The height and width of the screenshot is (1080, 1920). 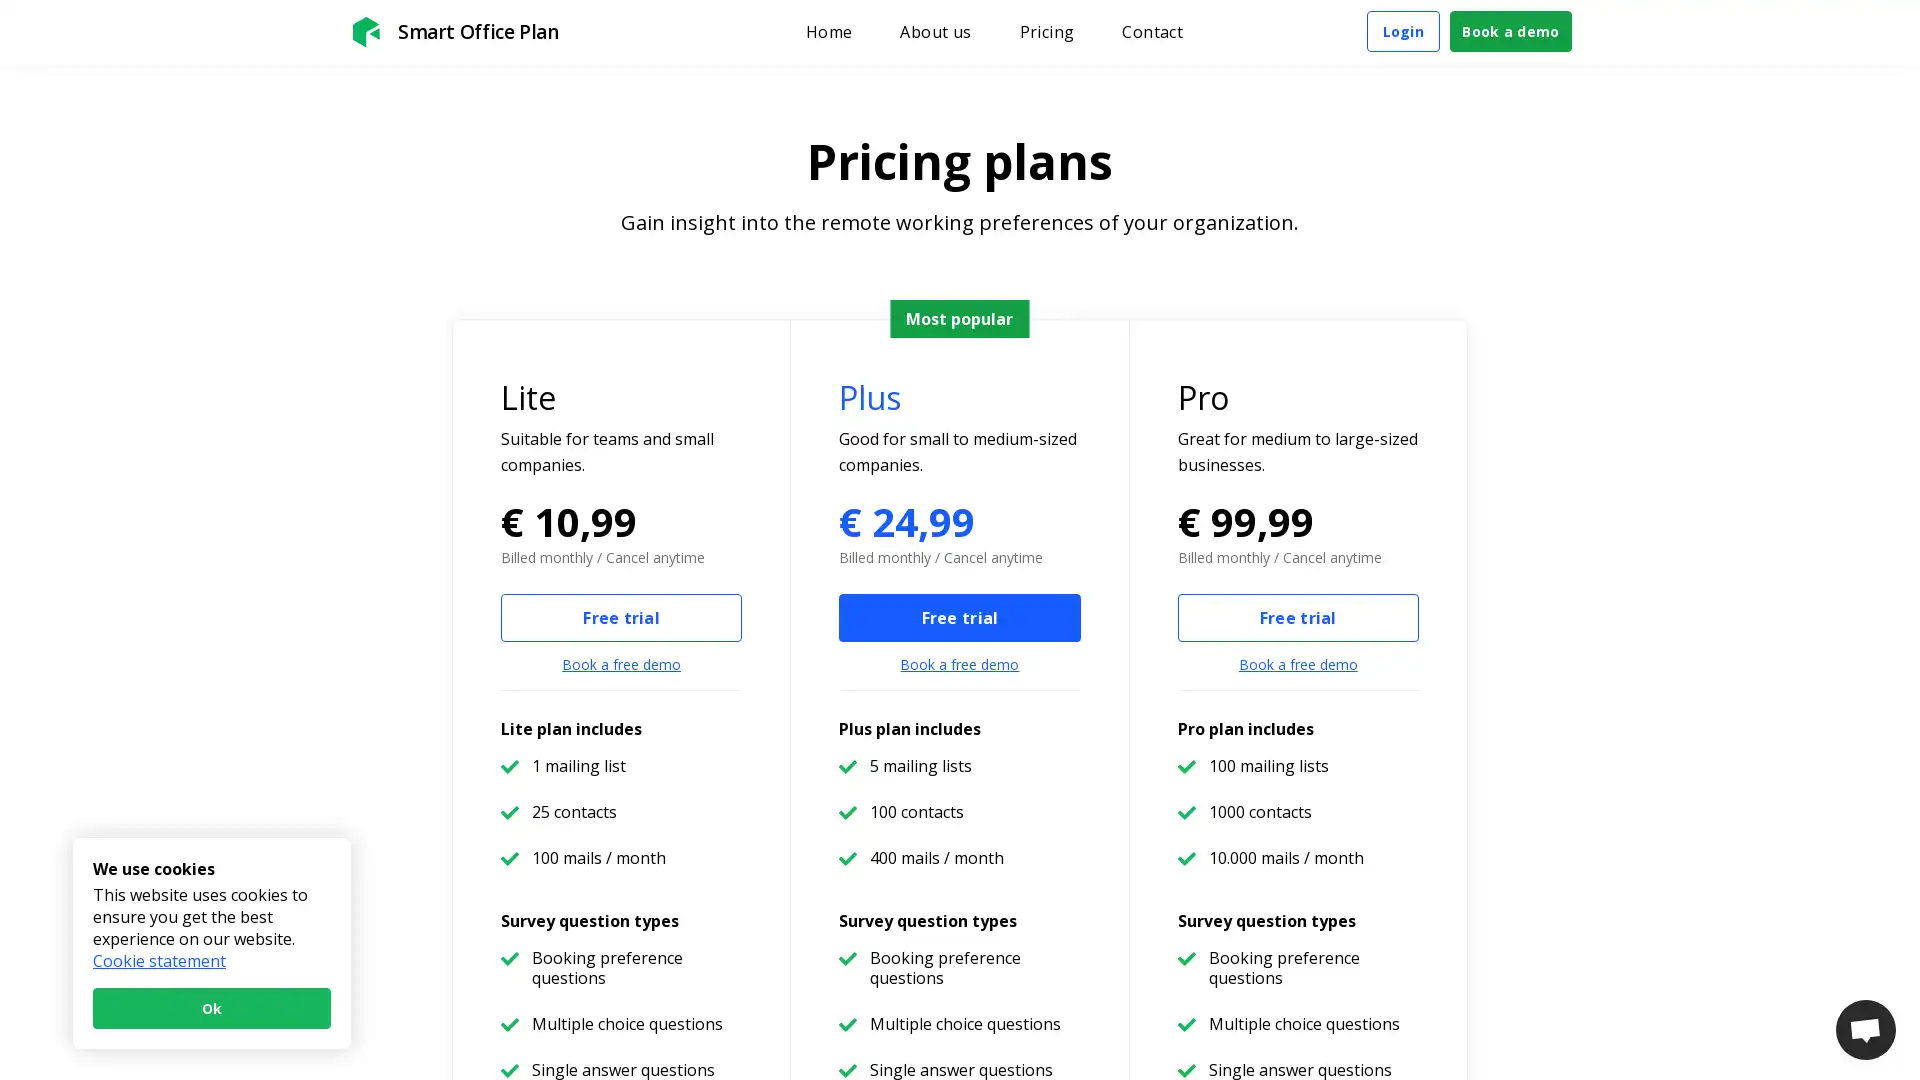 I want to click on Free trial, so click(x=620, y=616).